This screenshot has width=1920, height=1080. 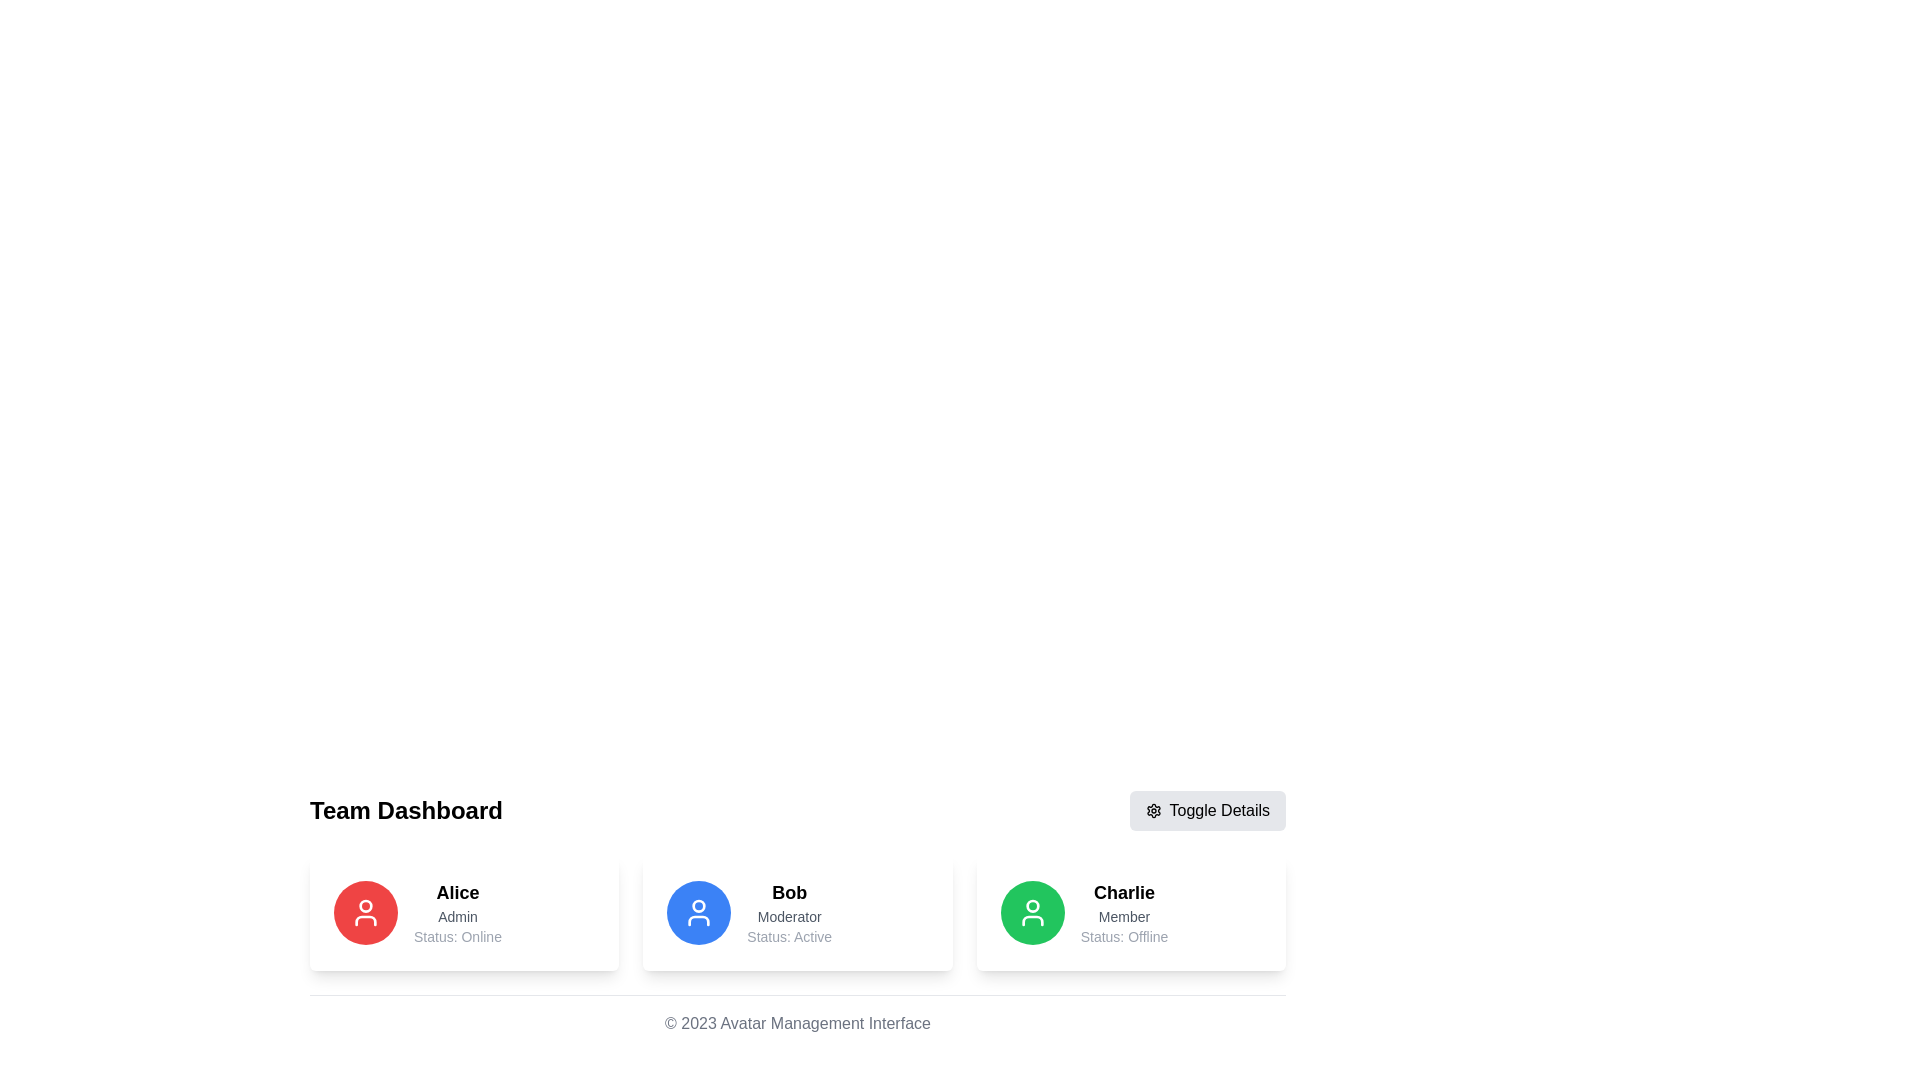 What do you see at coordinates (365, 913) in the screenshot?
I see `the user icon representing 'Alice' in the leftmost card under the 'Team Dashboard' heading` at bounding box center [365, 913].